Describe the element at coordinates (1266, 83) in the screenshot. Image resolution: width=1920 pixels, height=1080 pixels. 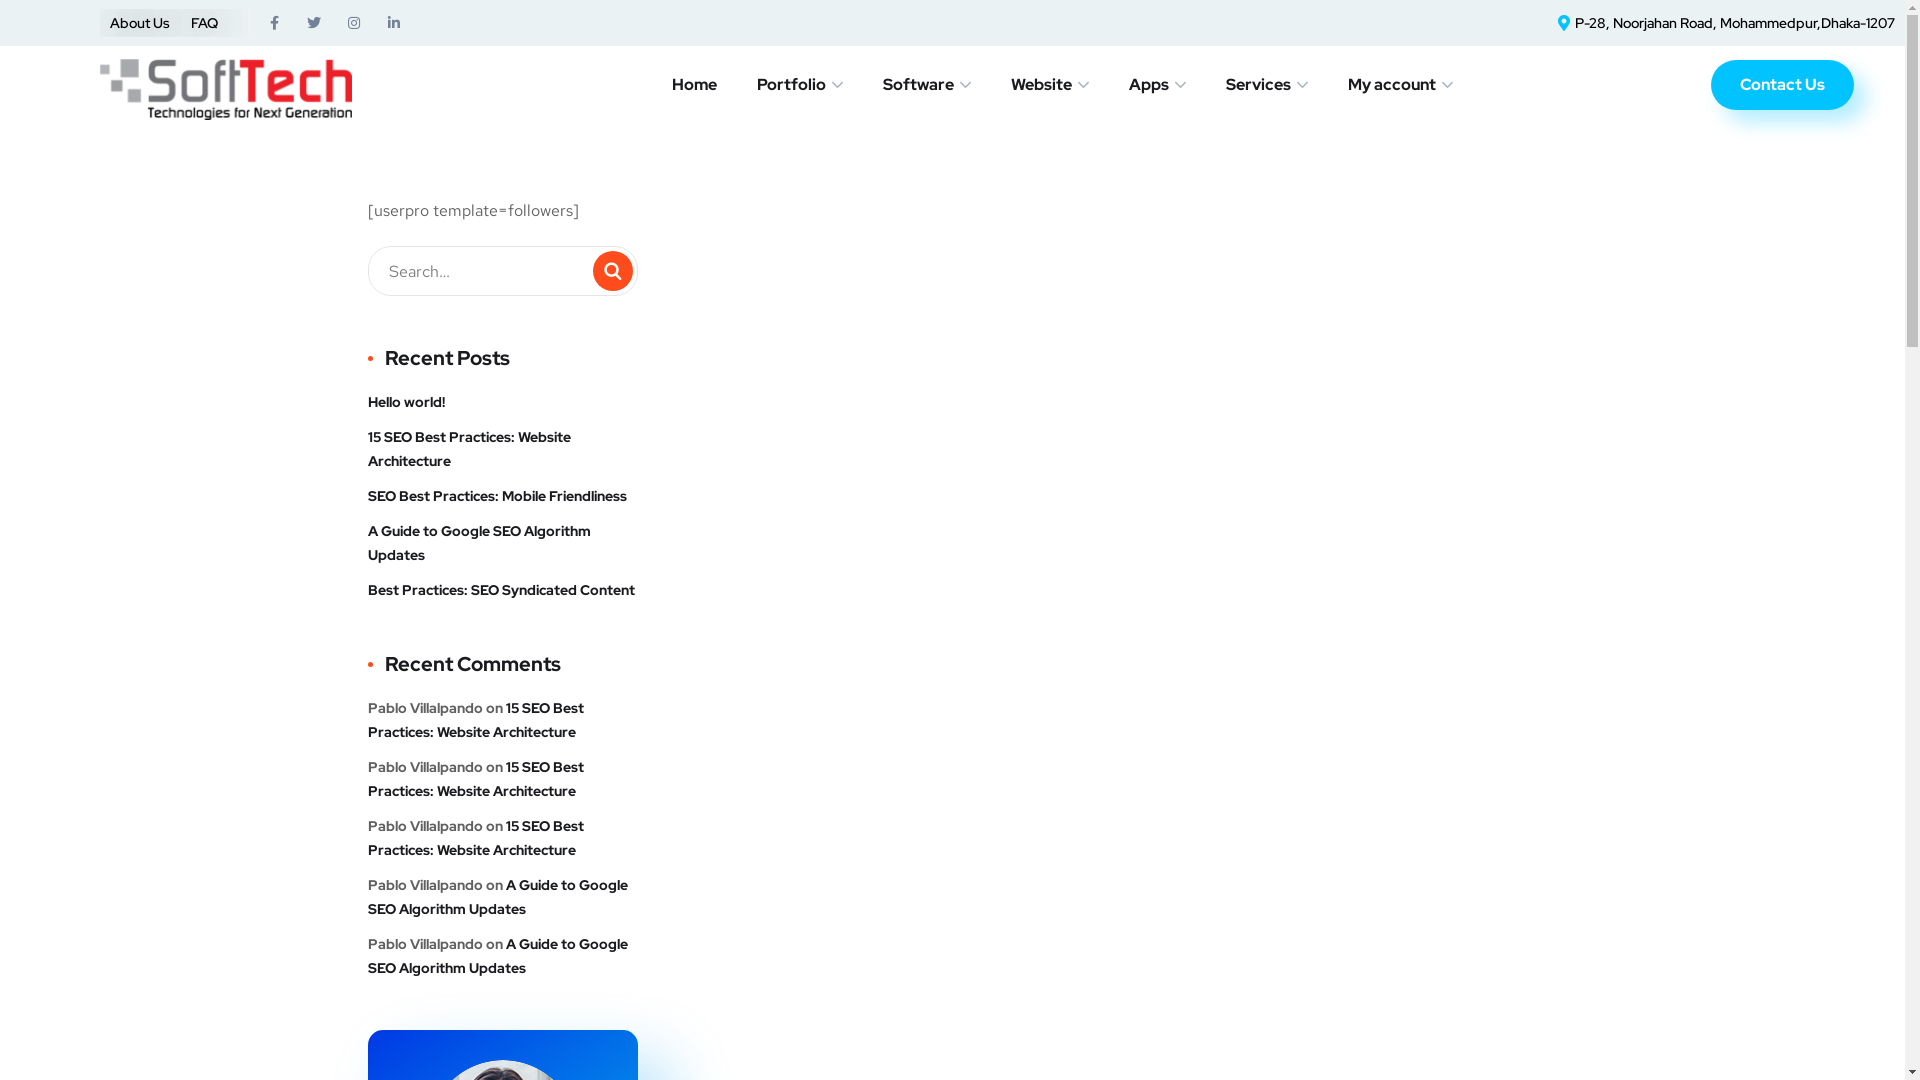
I see `'Services'` at that location.